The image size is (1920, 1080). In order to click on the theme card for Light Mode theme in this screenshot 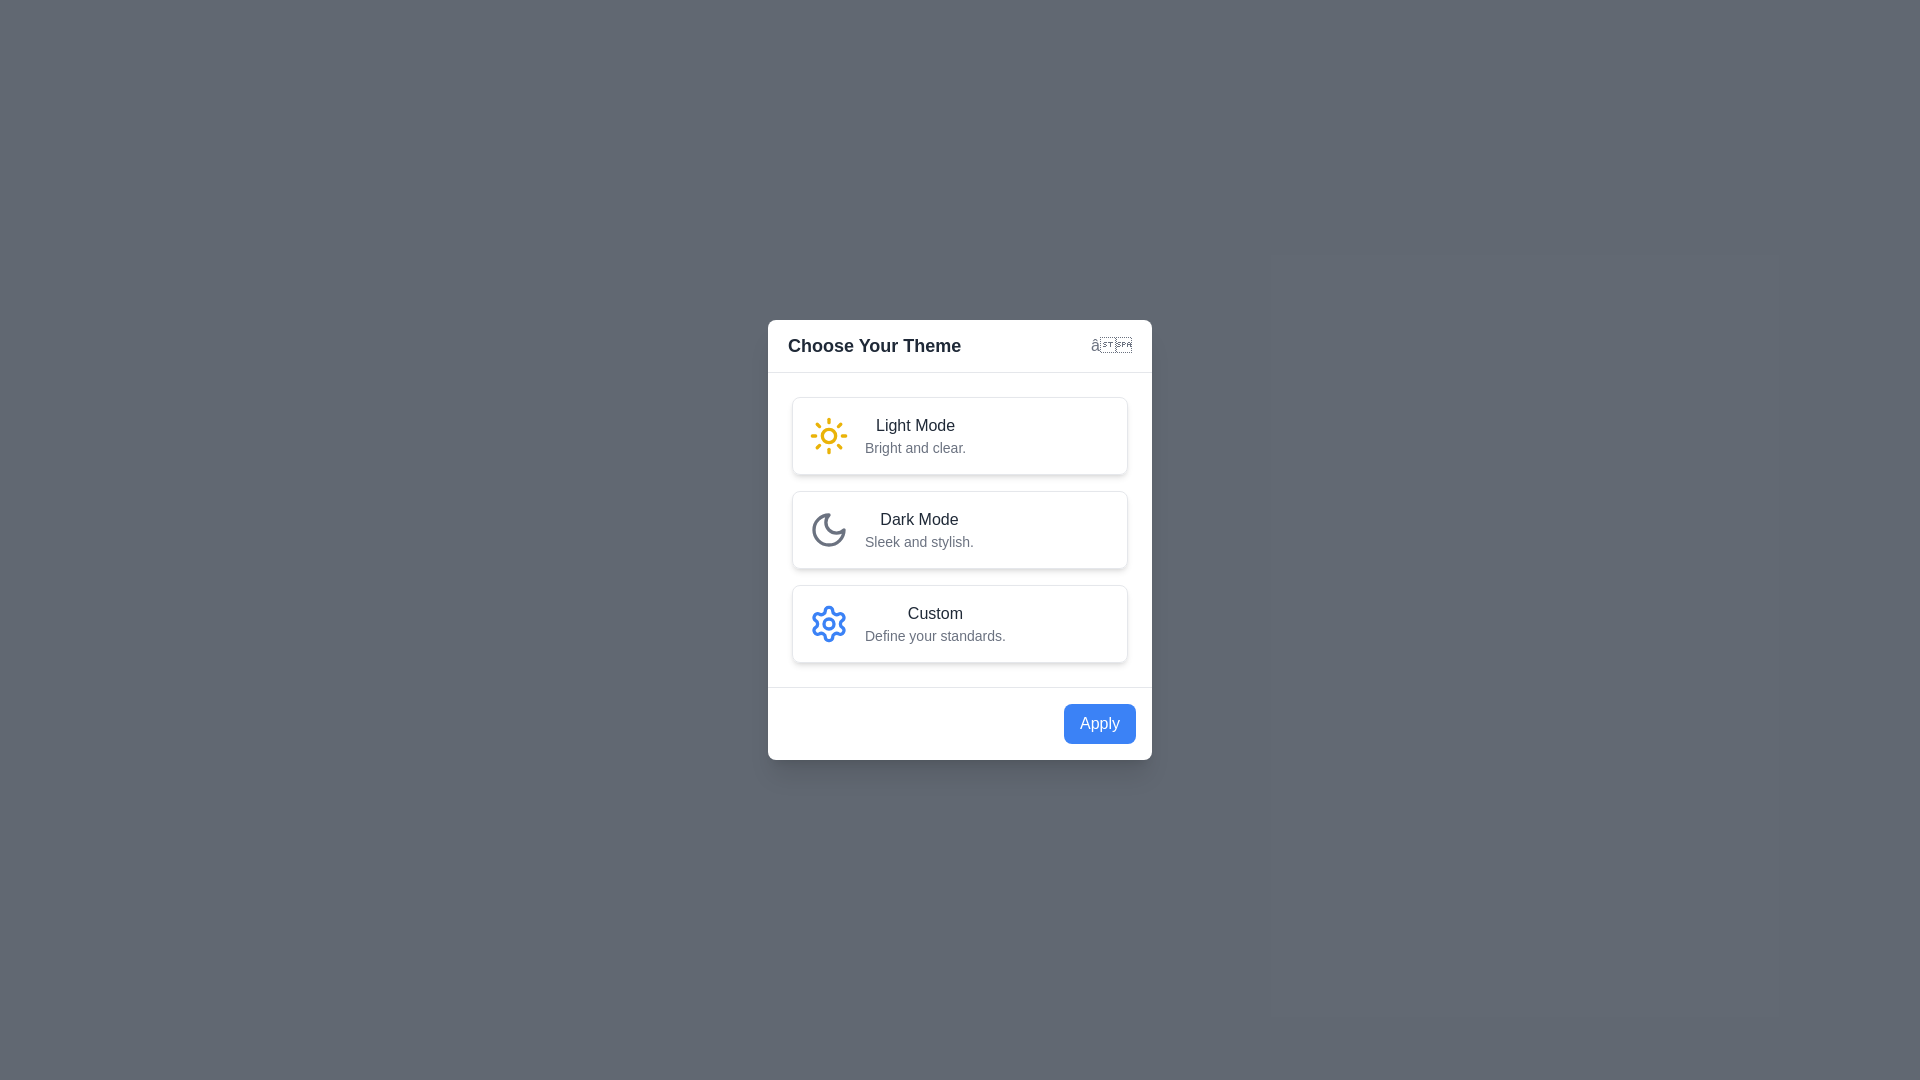, I will do `click(960, 434)`.